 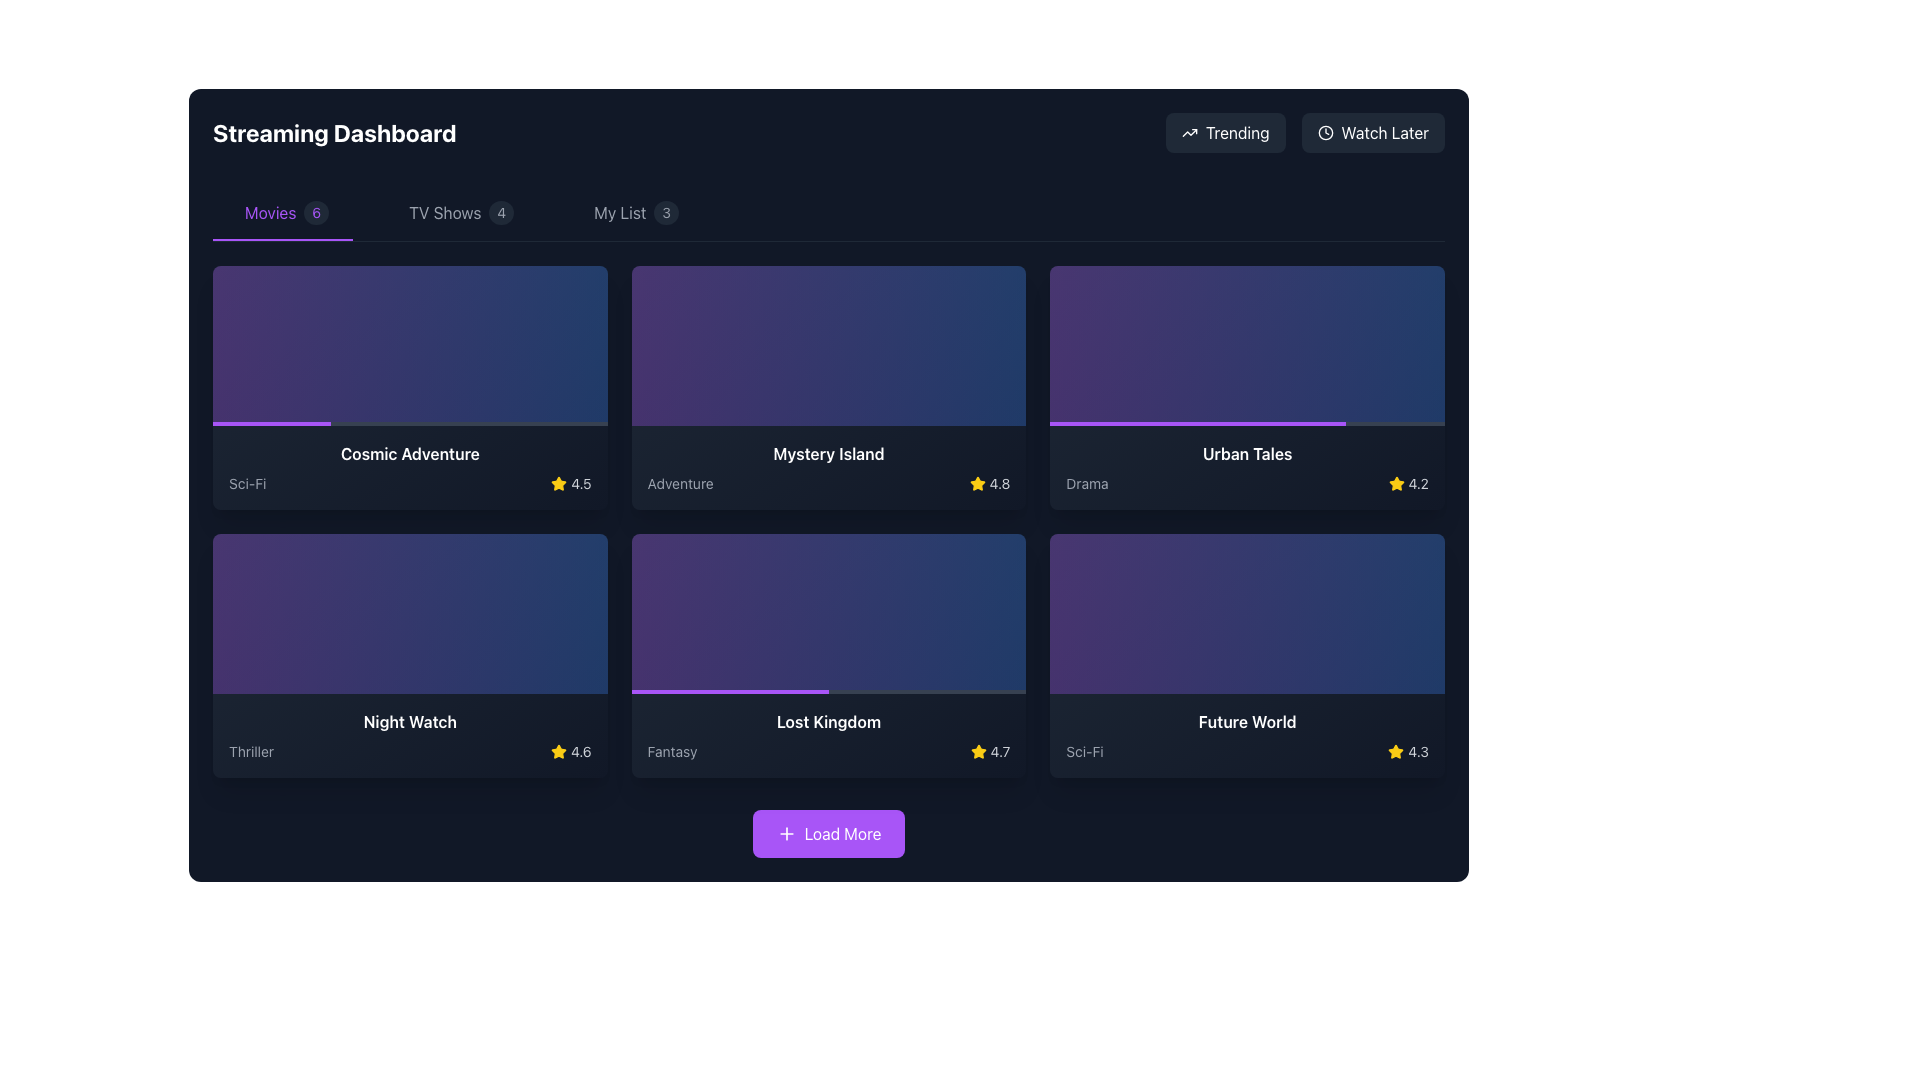 I want to click on the 'Watch Later' button, which is a dark gray rectangular button with a clock icon and white text, so click(x=1372, y=132).